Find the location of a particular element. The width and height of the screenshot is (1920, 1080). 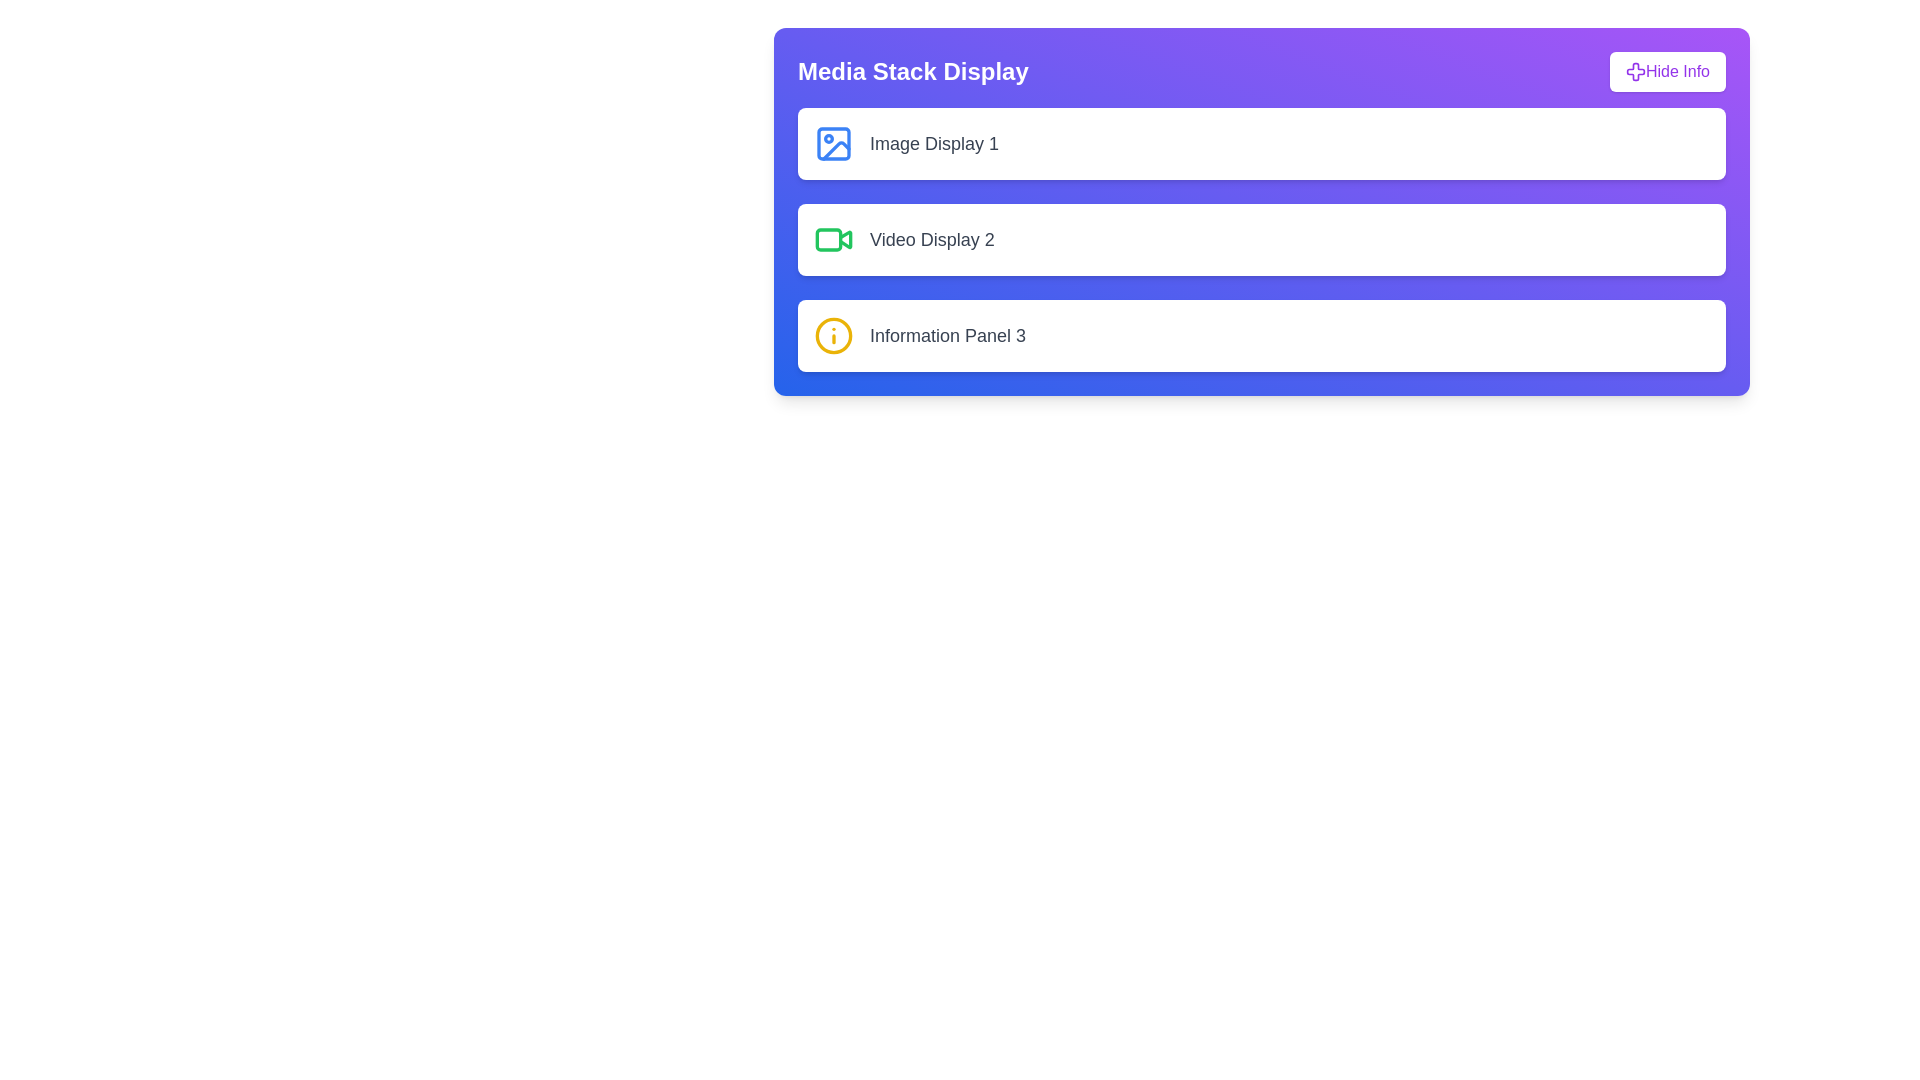

text displayed in the Text Label that shows 'Video Display 2', located in the second row of a vertically stacked list, to the right of a video camera icon is located at coordinates (931, 238).